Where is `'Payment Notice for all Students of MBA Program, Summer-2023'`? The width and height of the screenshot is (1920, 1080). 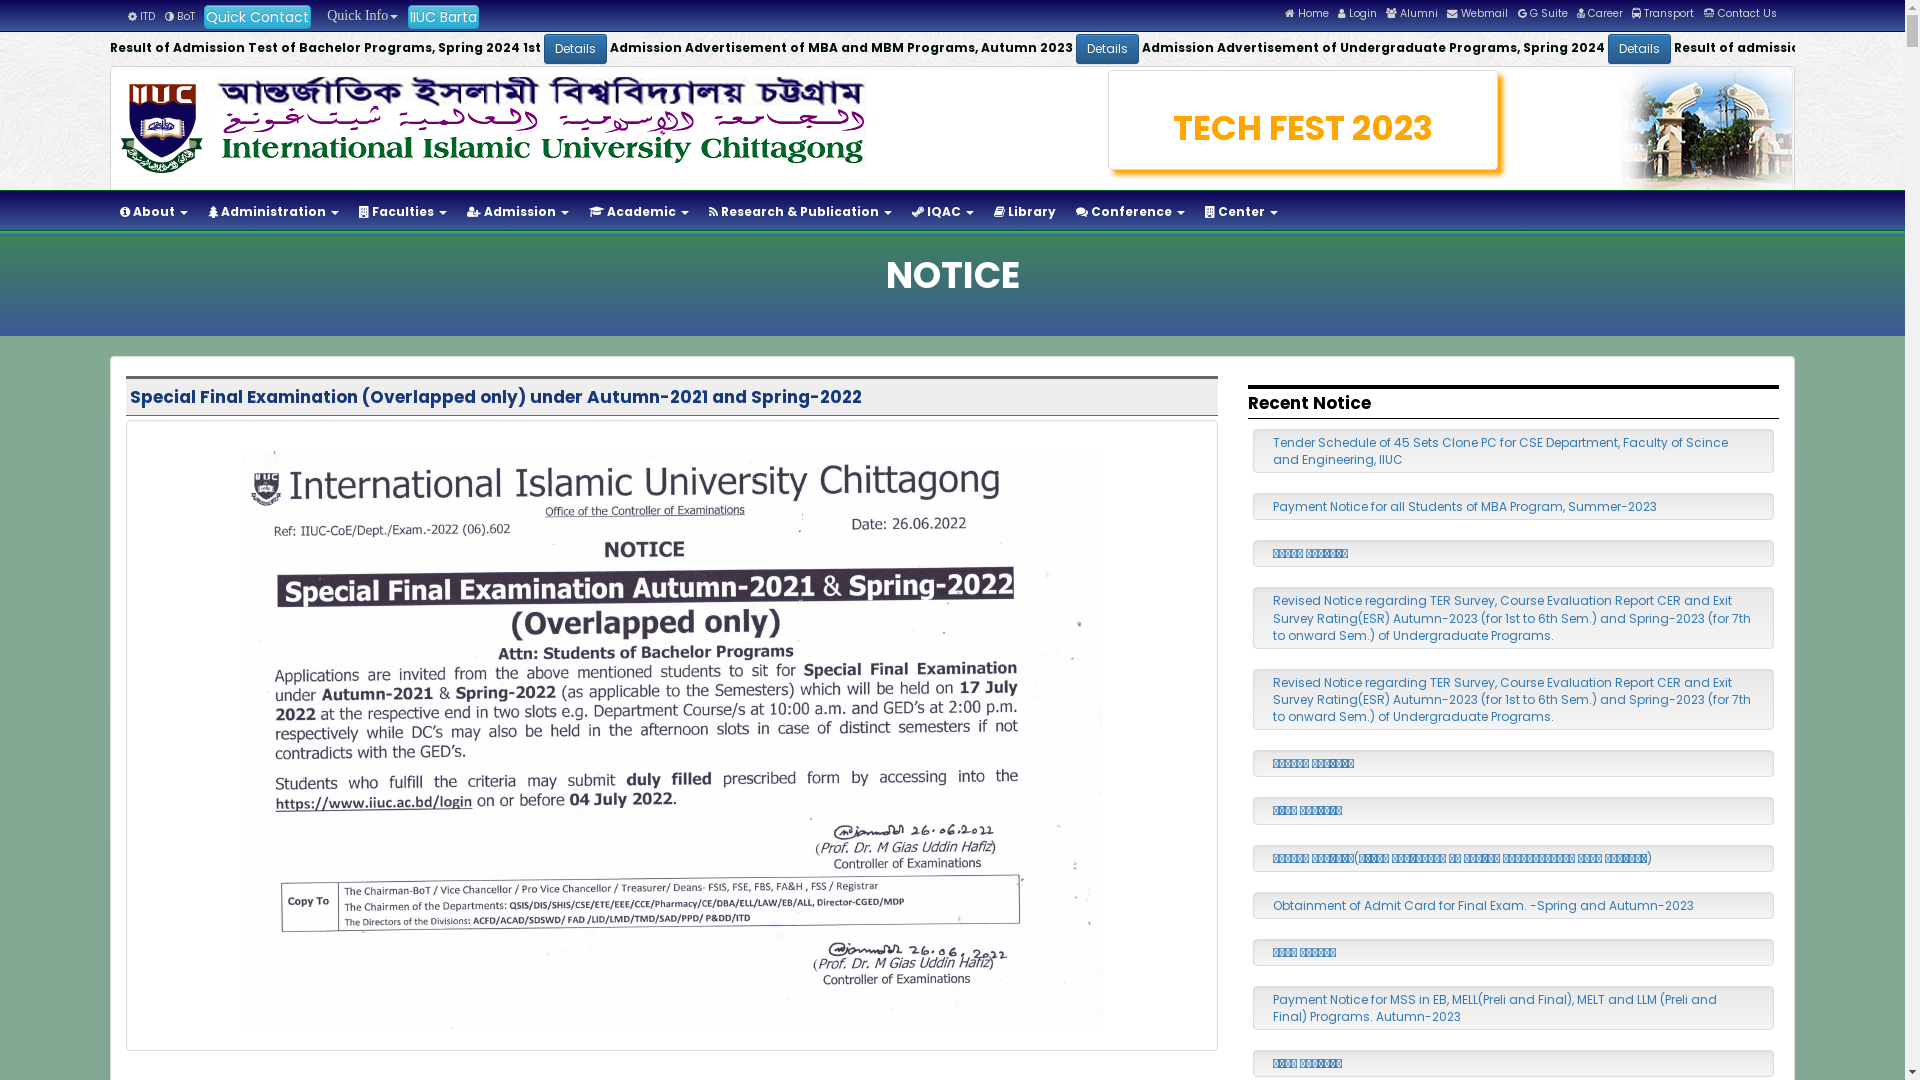
'Payment Notice for all Students of MBA Program, Summer-2023' is located at coordinates (1271, 505).